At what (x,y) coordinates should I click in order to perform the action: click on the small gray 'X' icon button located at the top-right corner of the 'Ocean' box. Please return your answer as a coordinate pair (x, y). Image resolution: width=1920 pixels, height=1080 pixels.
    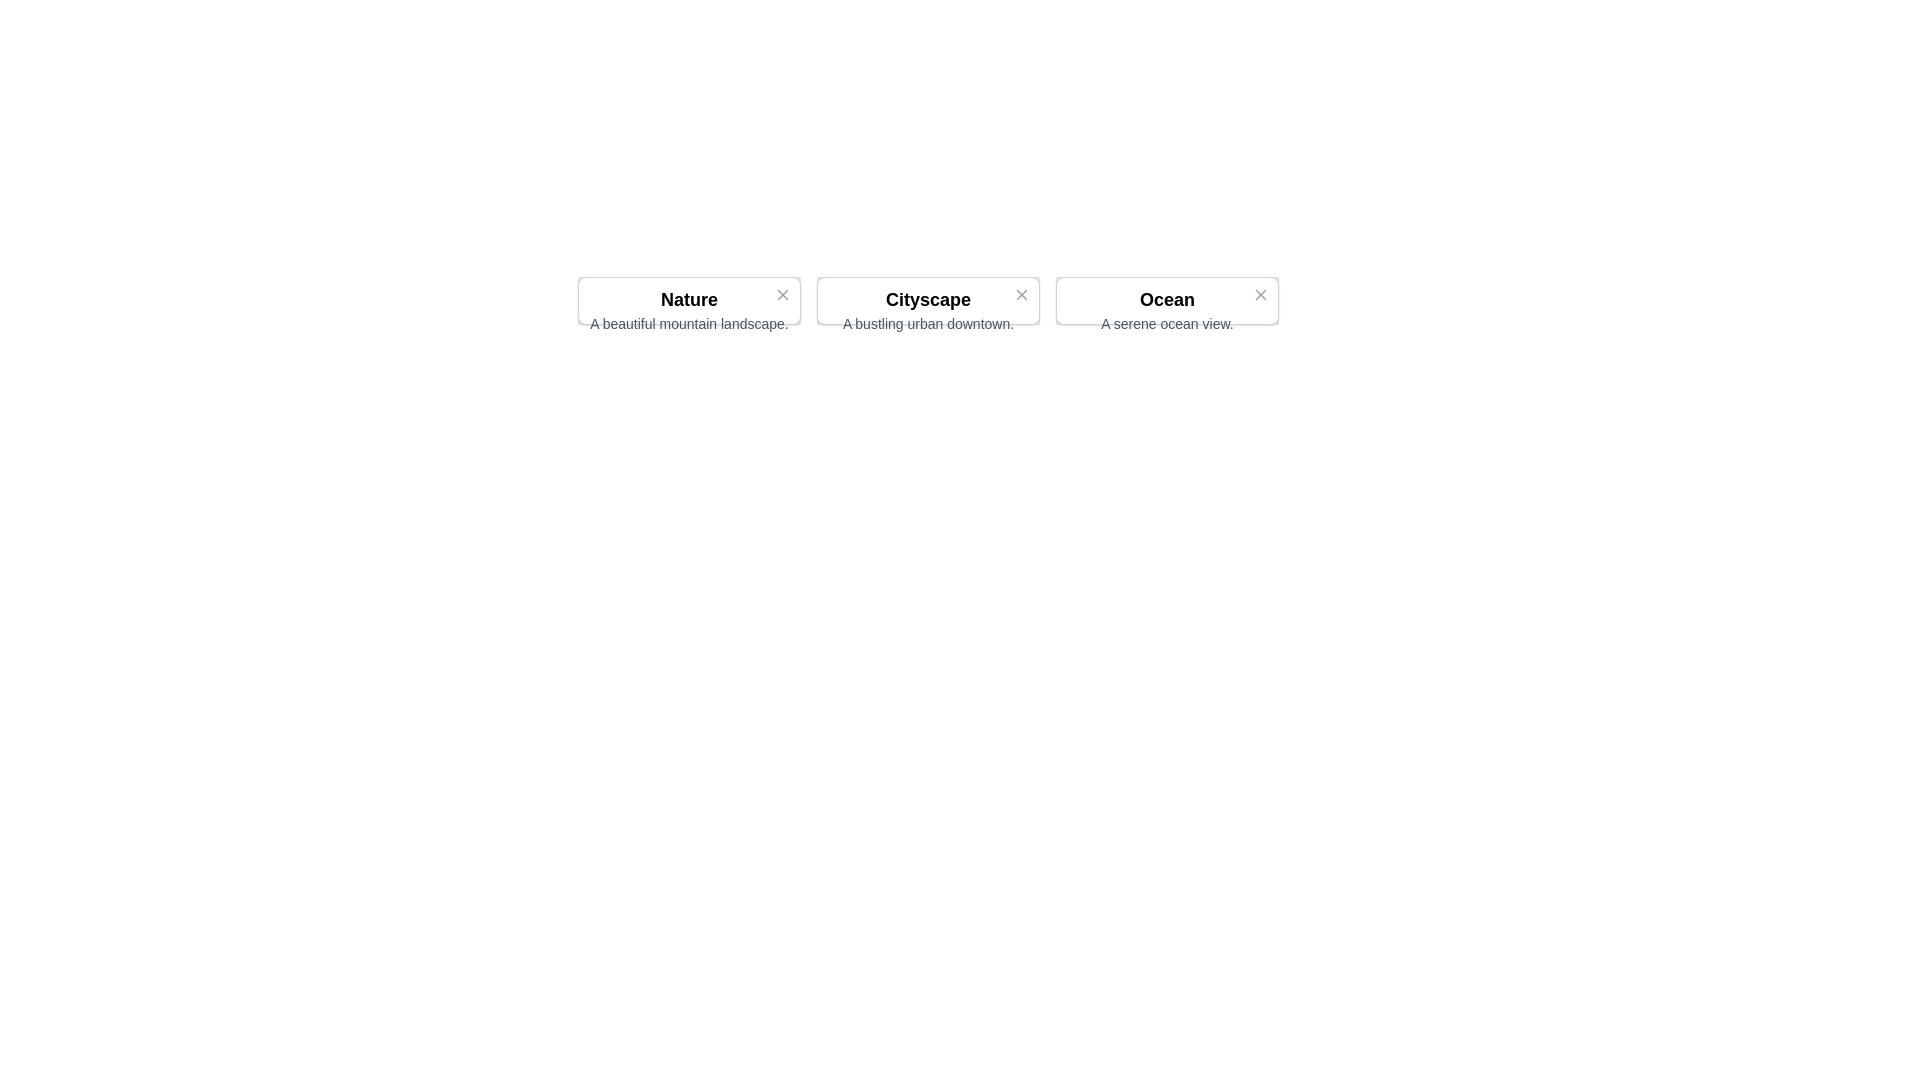
    Looking at the image, I should click on (1260, 294).